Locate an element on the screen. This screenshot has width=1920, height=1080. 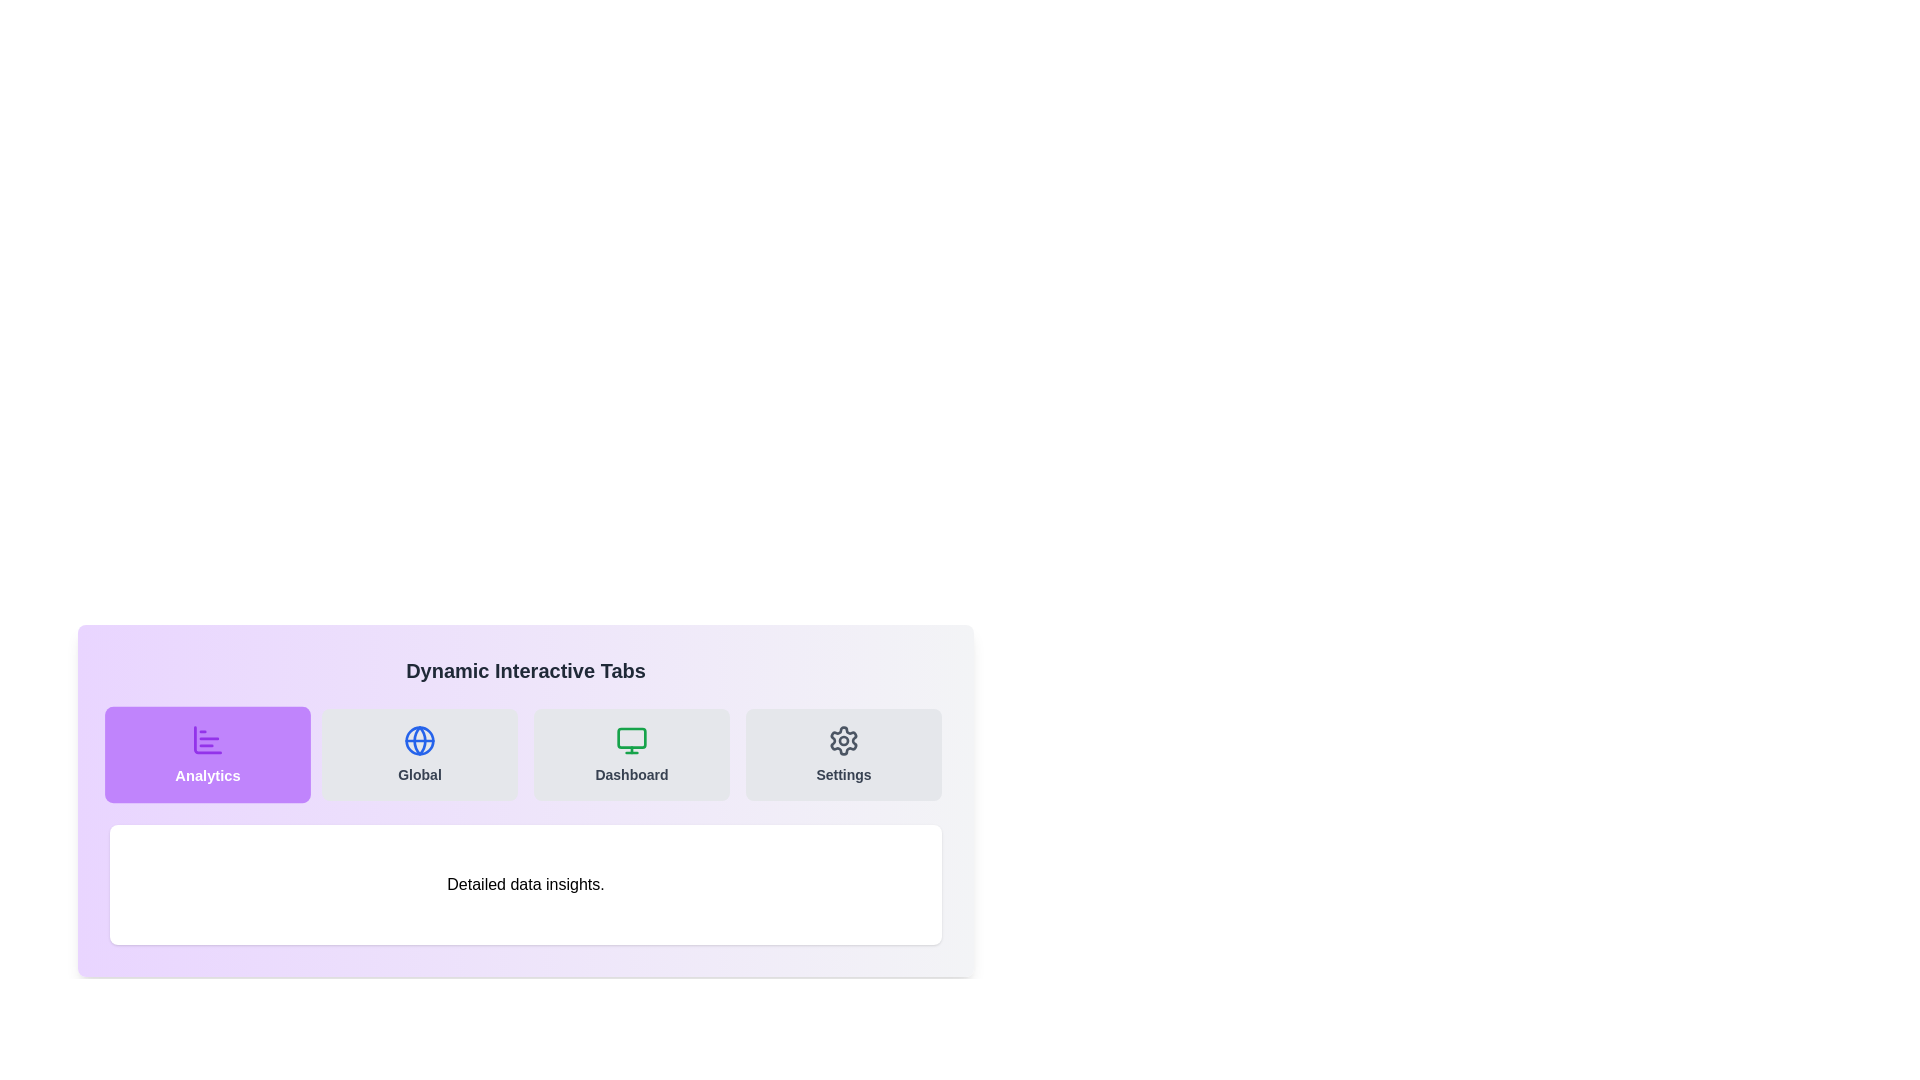
the Text Label that describes the settings card, located below a gear-like icon and is the fourth card in a row of similarly styled cards is located at coordinates (844, 774).